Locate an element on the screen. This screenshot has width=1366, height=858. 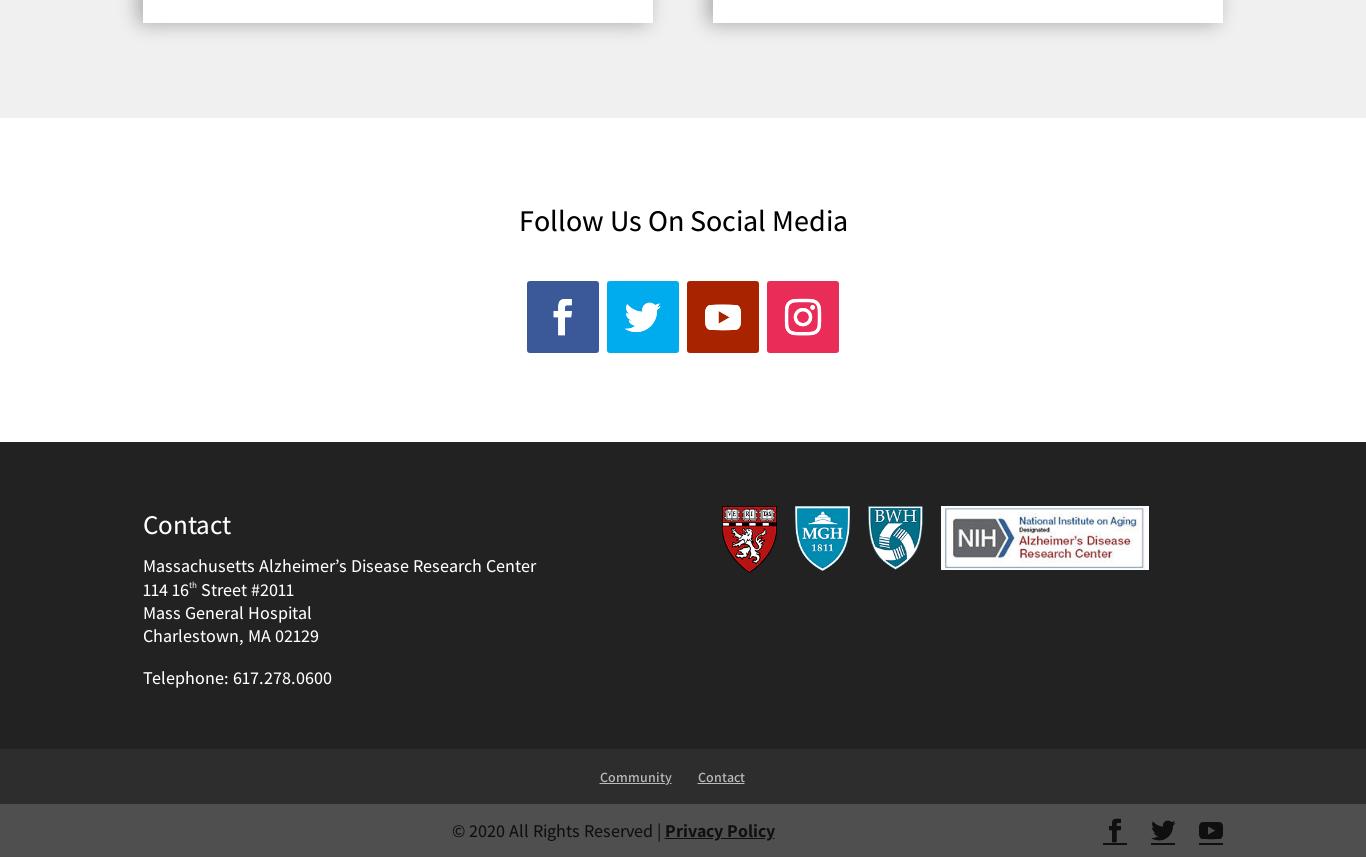
'Street #2011' is located at coordinates (195, 587).